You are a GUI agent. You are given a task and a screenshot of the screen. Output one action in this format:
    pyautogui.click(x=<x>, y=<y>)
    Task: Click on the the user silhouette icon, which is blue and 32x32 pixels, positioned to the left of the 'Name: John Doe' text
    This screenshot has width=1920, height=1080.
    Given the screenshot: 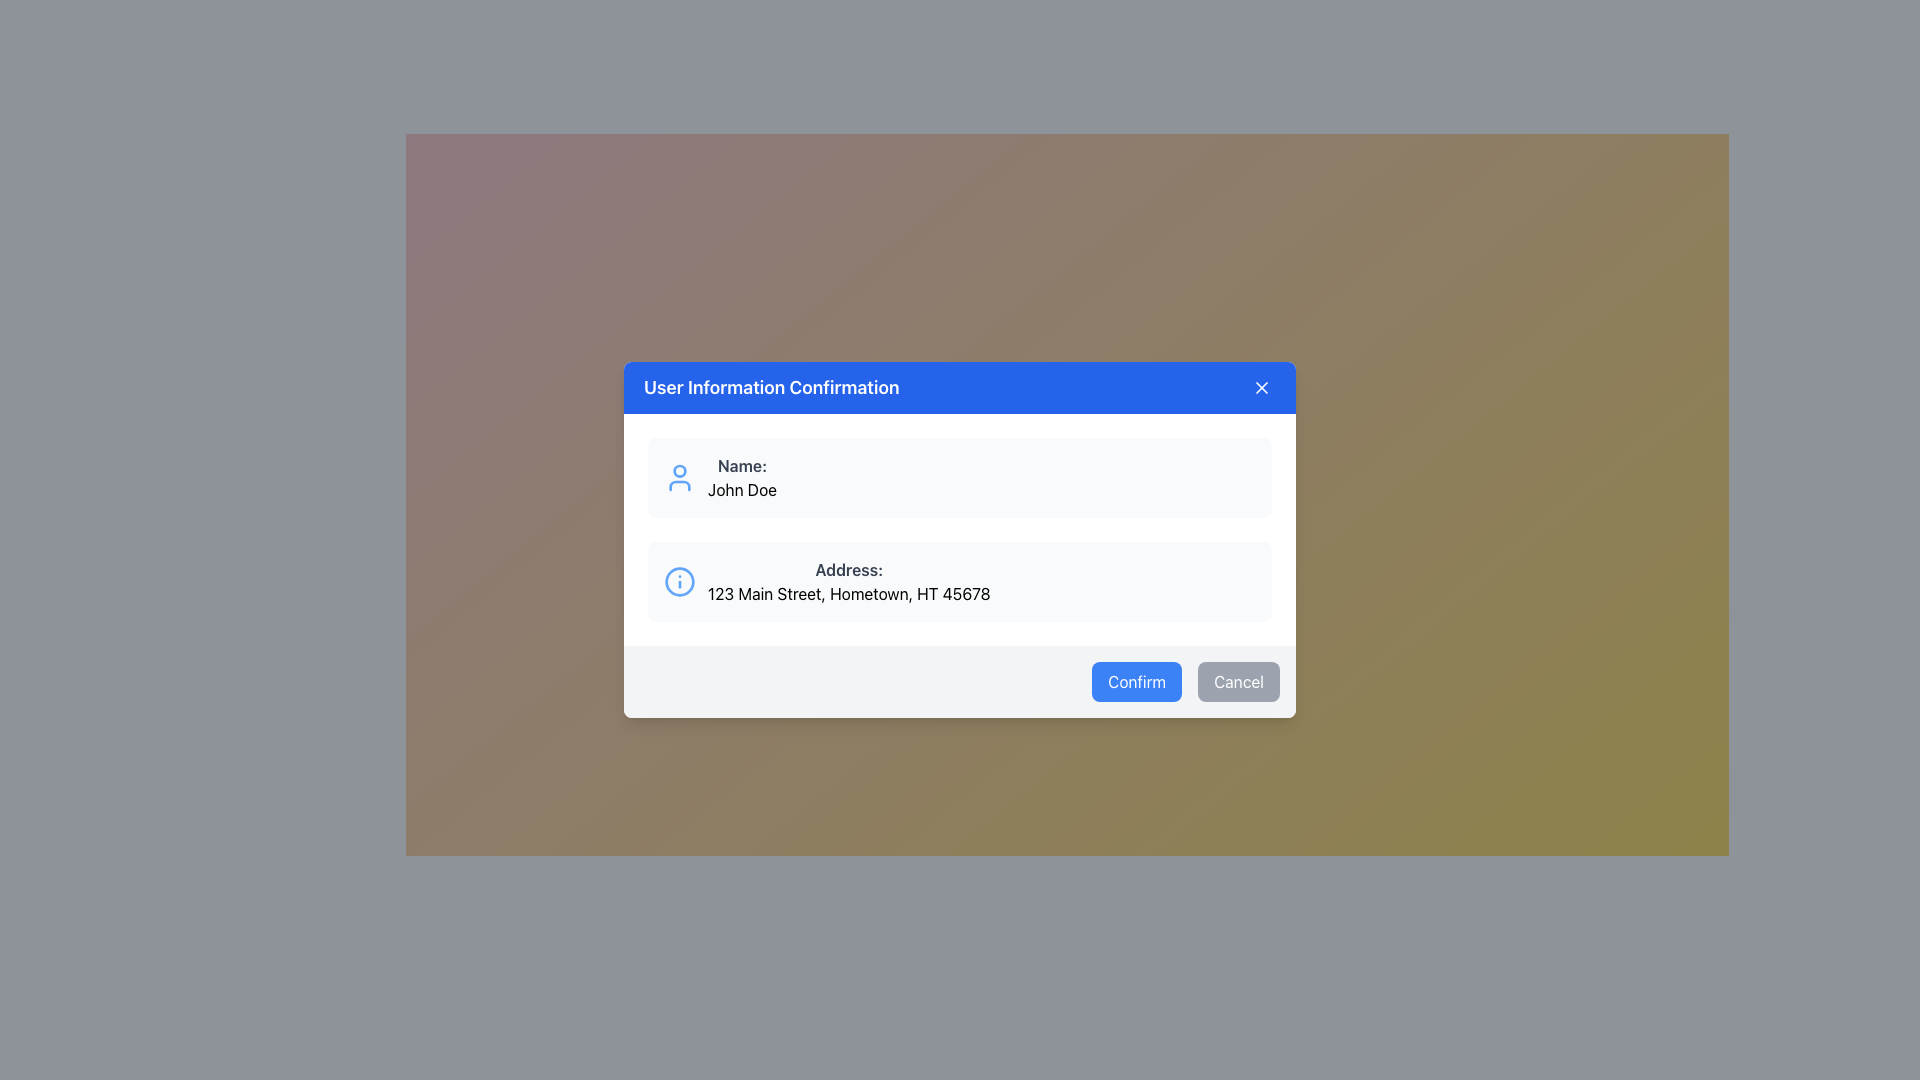 What is the action you would take?
    pyautogui.click(x=680, y=478)
    